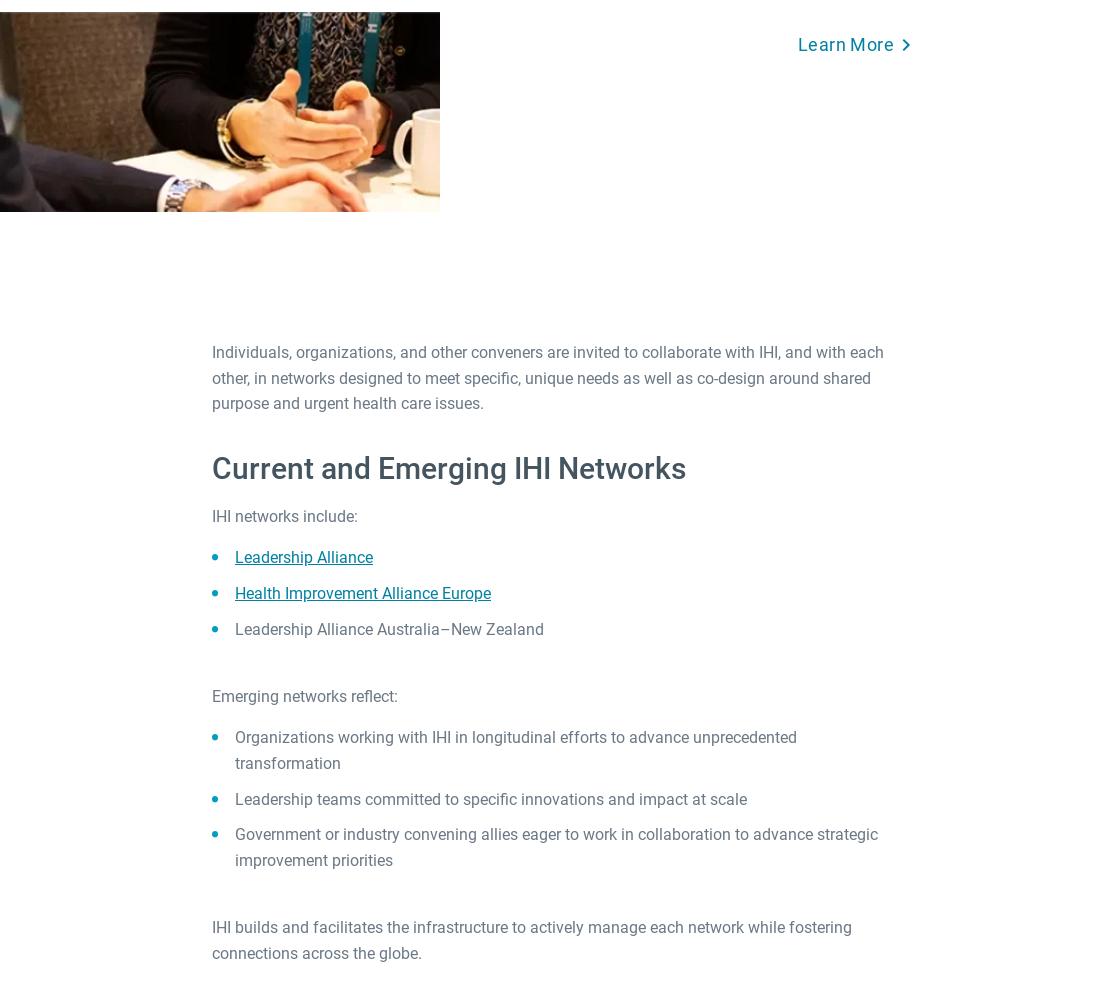  Describe the element at coordinates (389, 627) in the screenshot. I see `'Leadership Alliance Australia–New Zealand'` at that location.